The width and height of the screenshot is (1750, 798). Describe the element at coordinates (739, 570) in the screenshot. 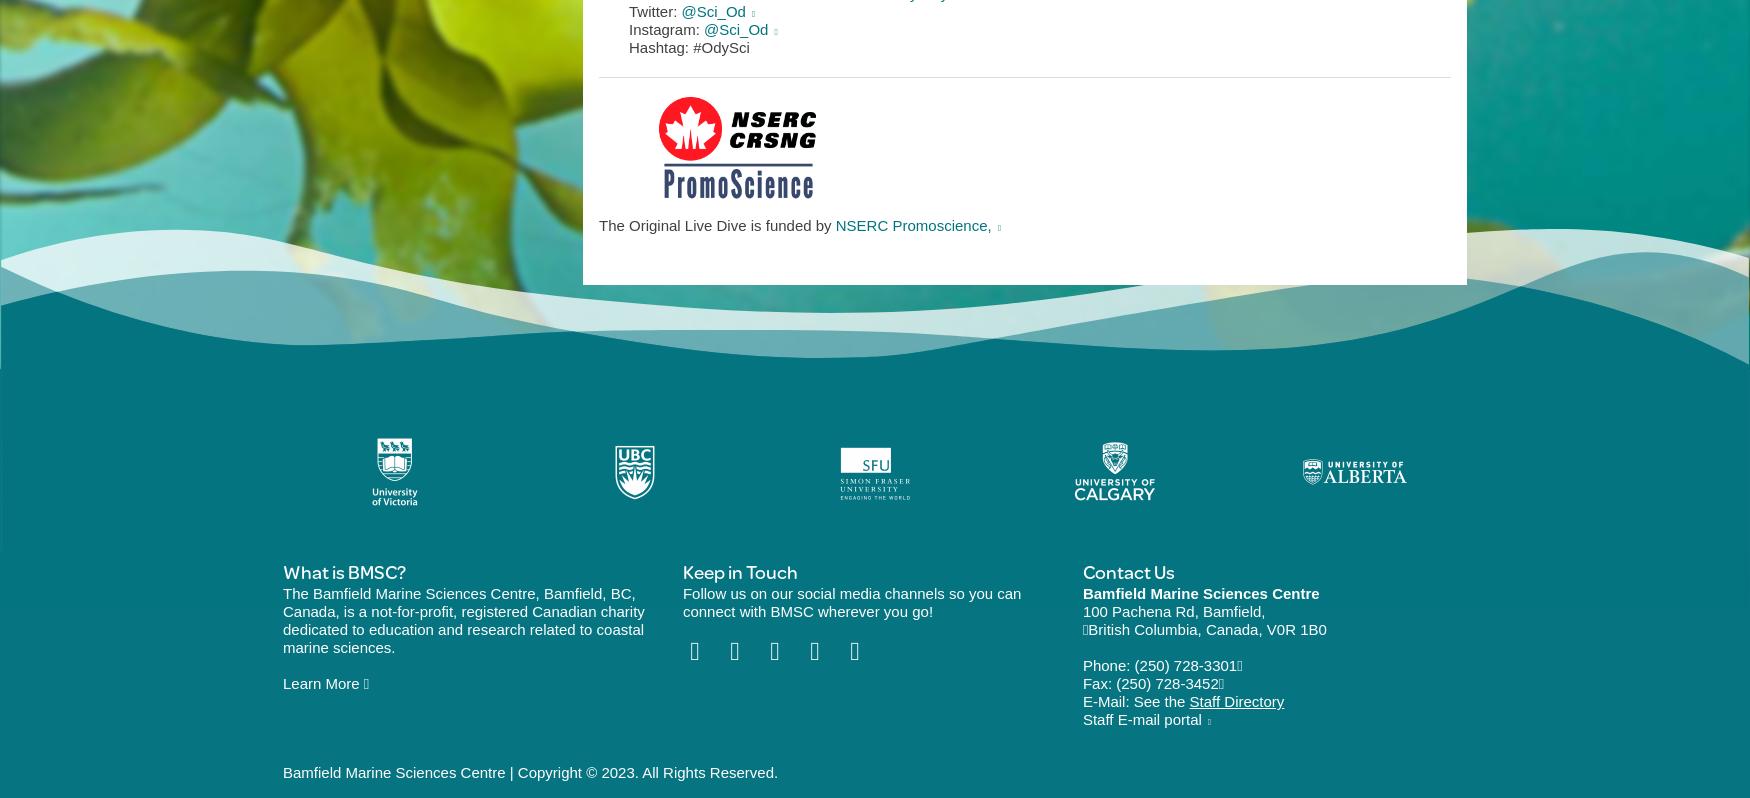

I see `'Keep in Touch'` at that location.